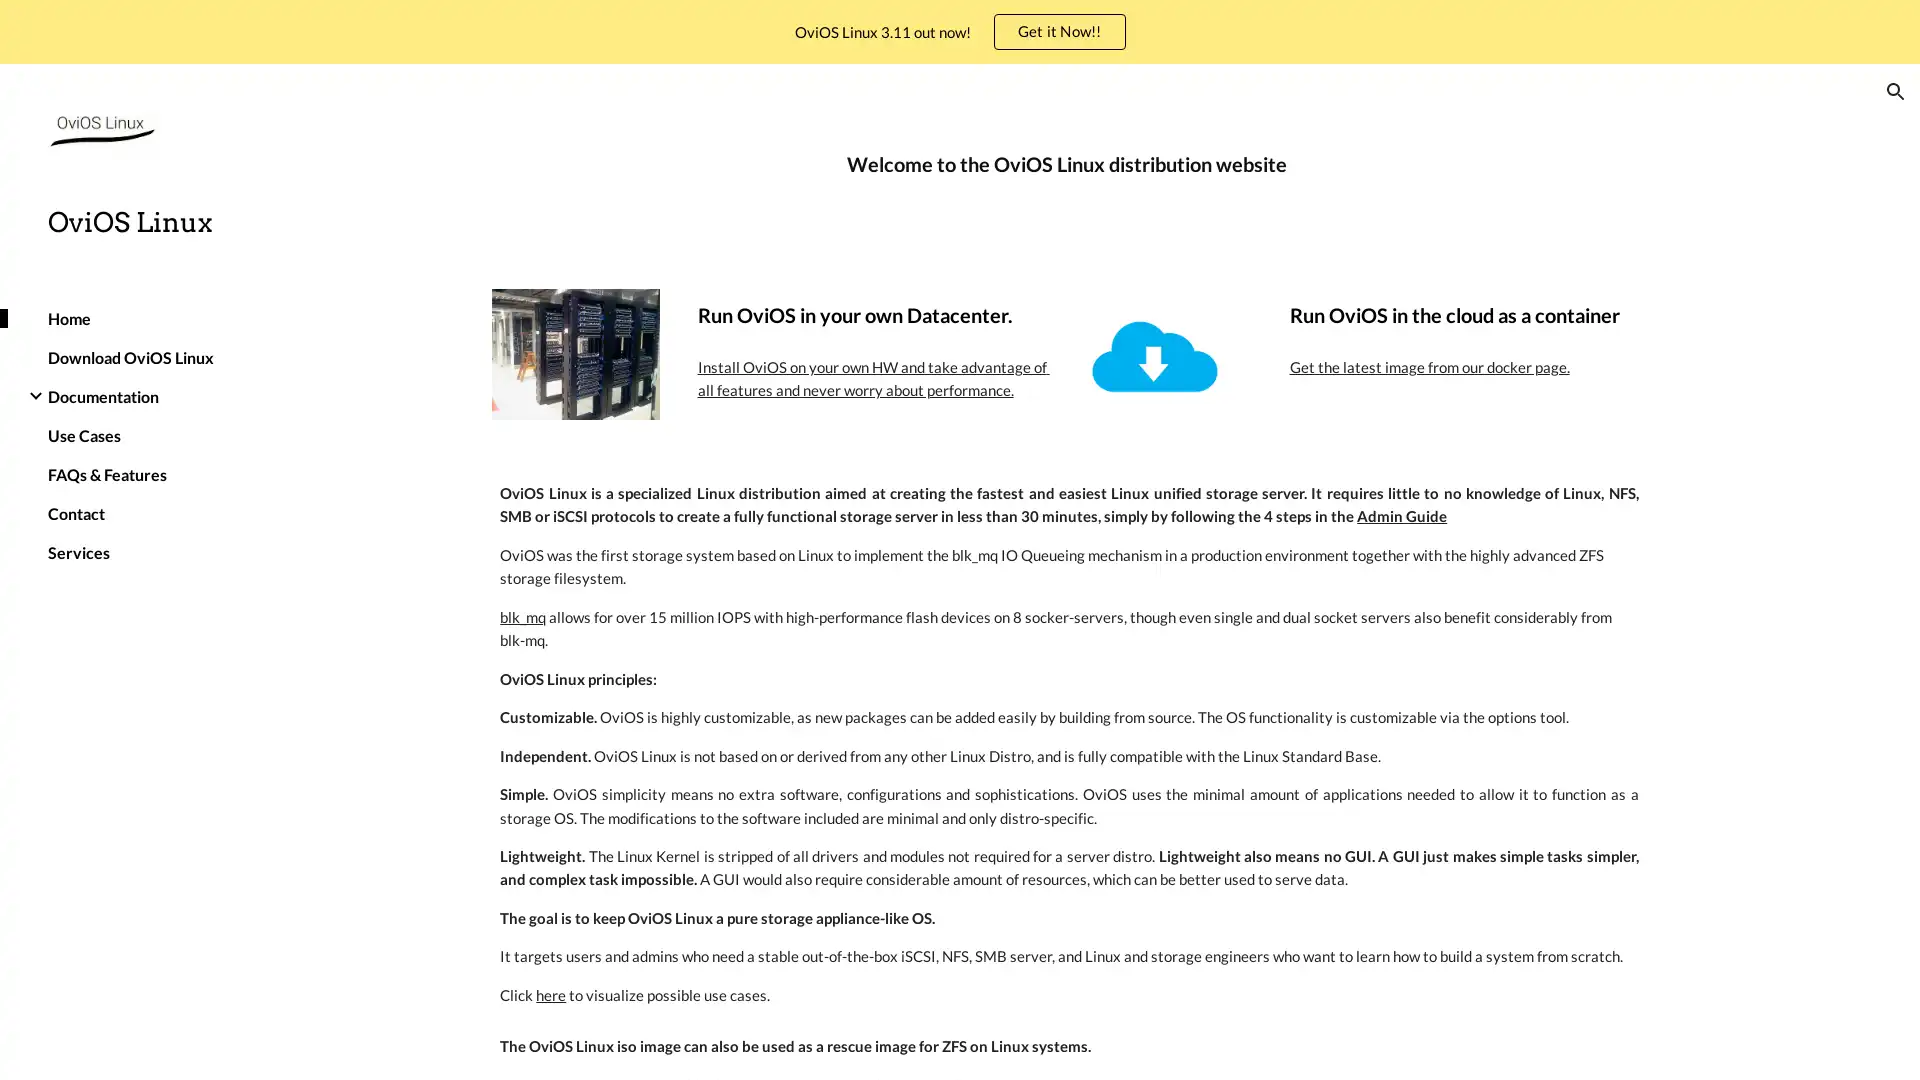  What do you see at coordinates (432, 1044) in the screenshot?
I see `Report abuse` at bounding box center [432, 1044].